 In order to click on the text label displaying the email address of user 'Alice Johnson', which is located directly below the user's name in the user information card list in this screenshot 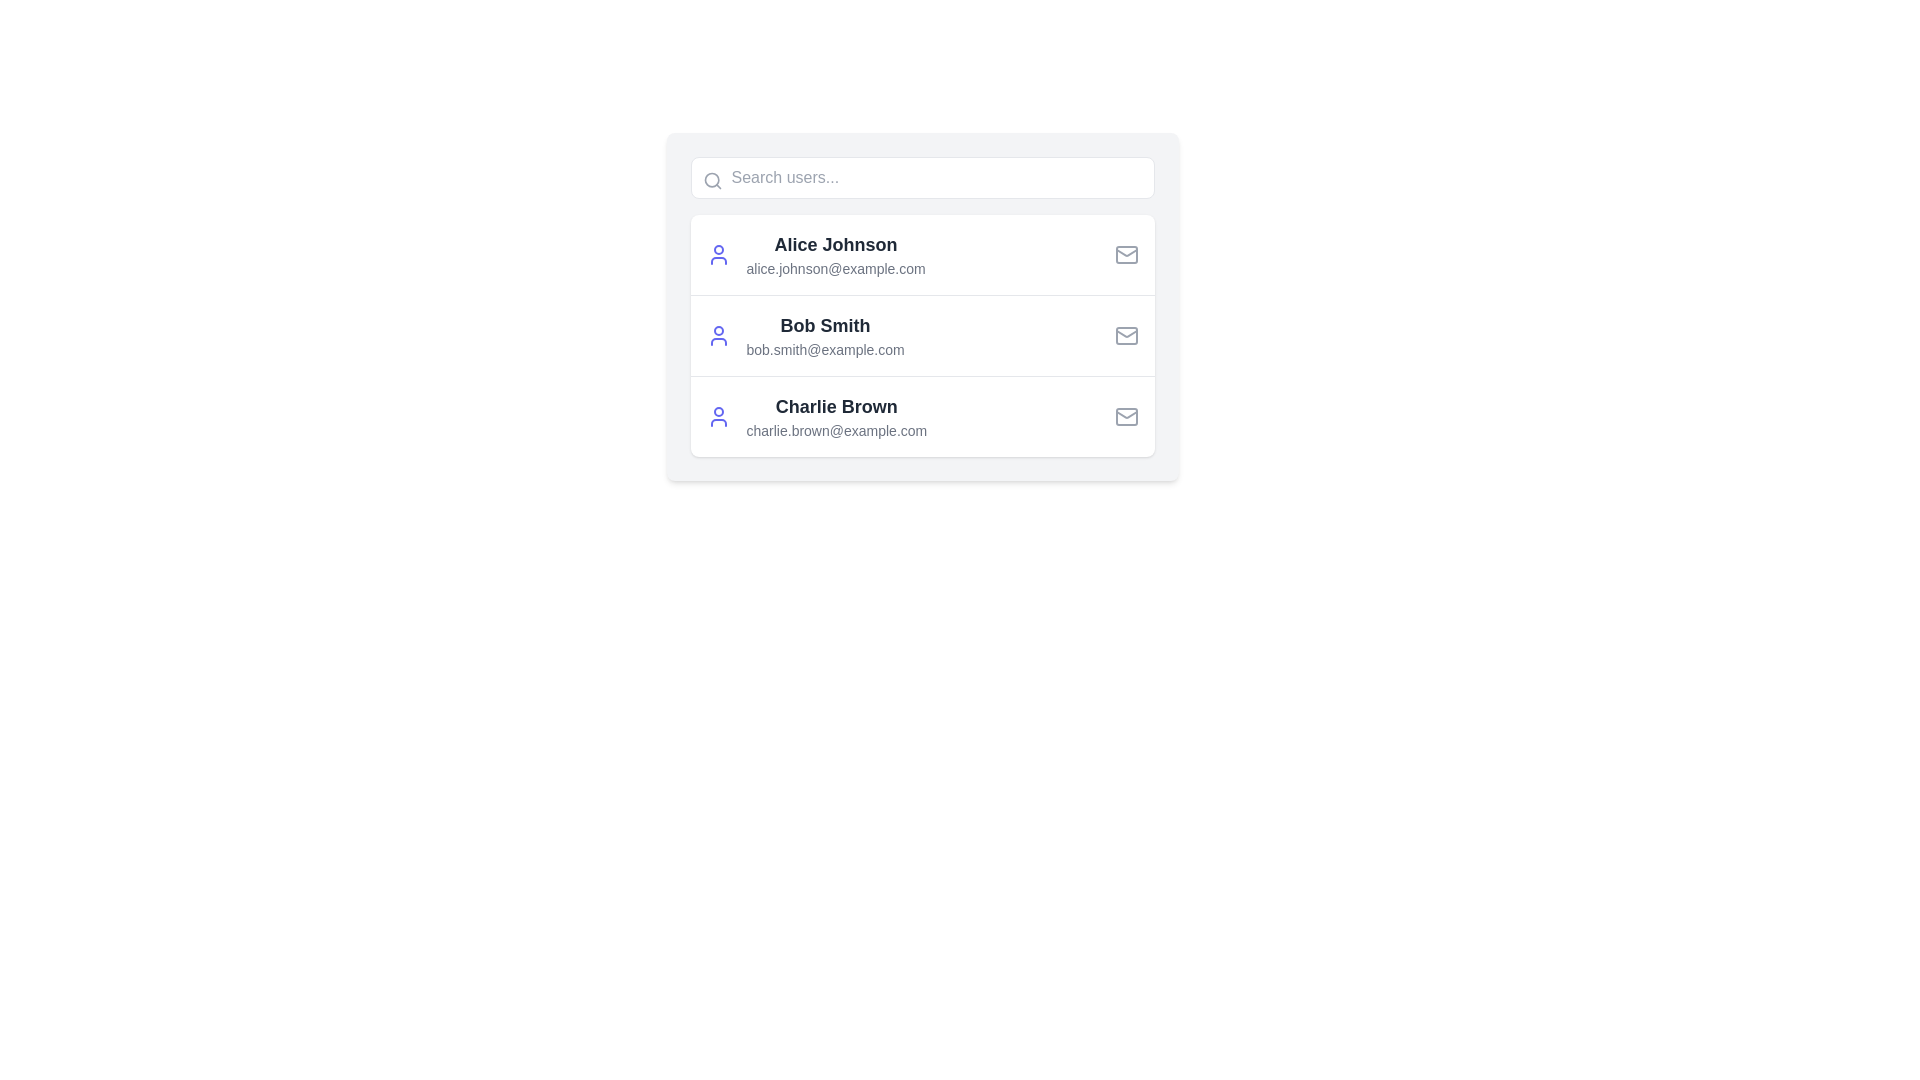, I will do `click(836, 268)`.